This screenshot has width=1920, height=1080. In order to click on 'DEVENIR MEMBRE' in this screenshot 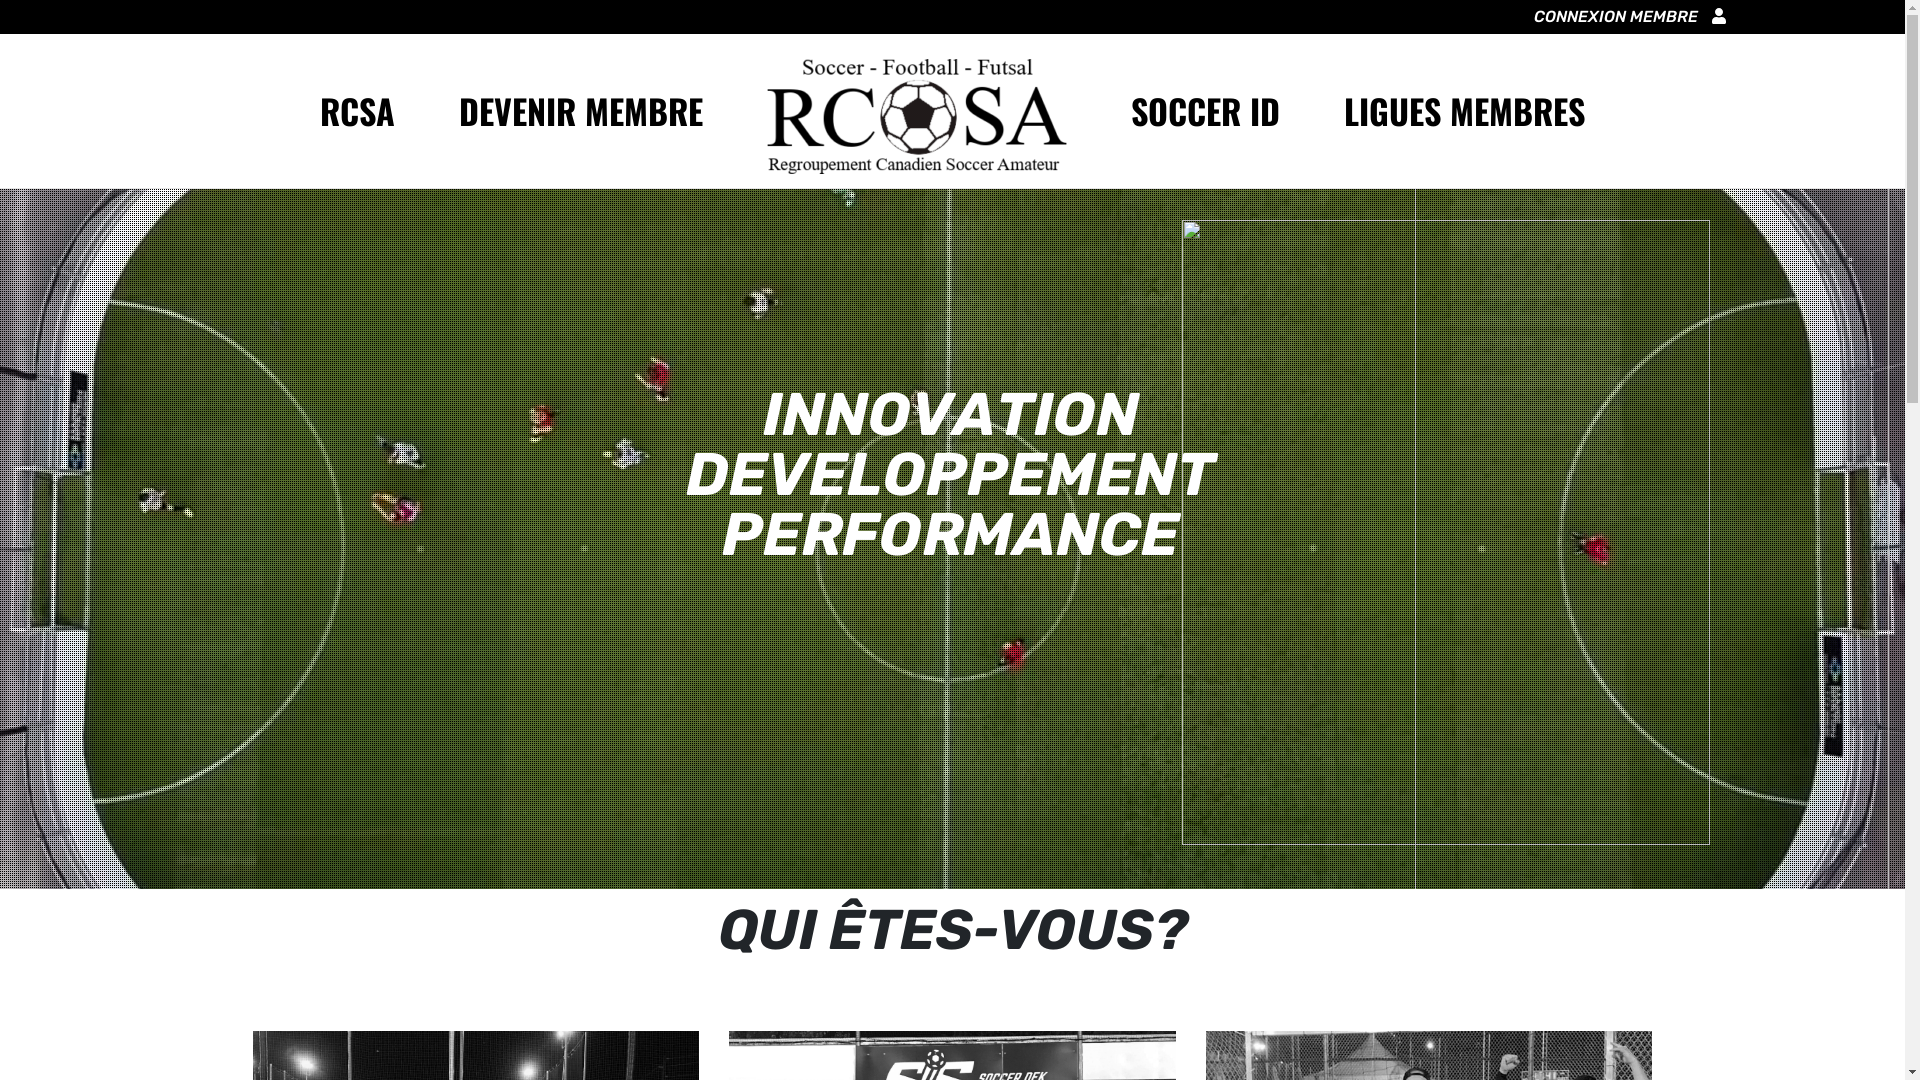, I will do `click(579, 111)`.